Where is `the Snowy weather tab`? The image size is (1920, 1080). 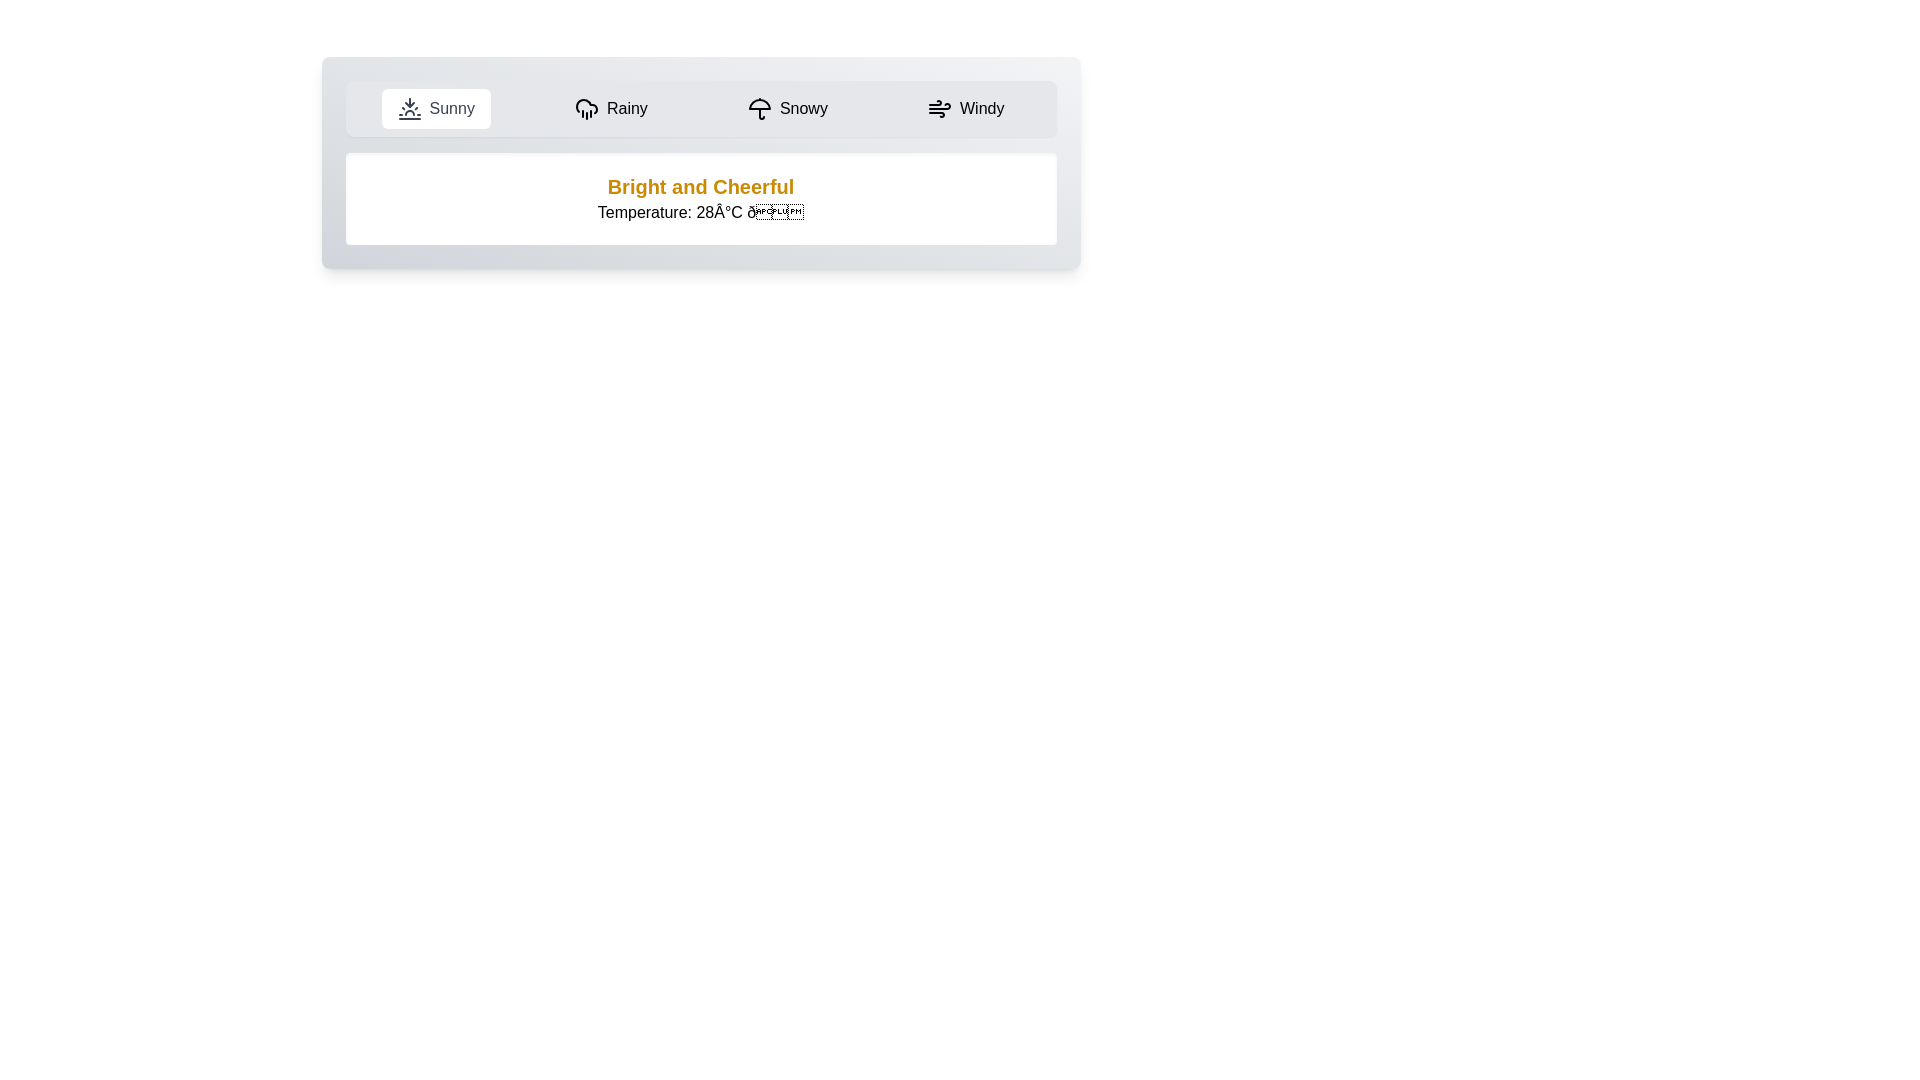 the Snowy weather tab is located at coordinates (786, 108).